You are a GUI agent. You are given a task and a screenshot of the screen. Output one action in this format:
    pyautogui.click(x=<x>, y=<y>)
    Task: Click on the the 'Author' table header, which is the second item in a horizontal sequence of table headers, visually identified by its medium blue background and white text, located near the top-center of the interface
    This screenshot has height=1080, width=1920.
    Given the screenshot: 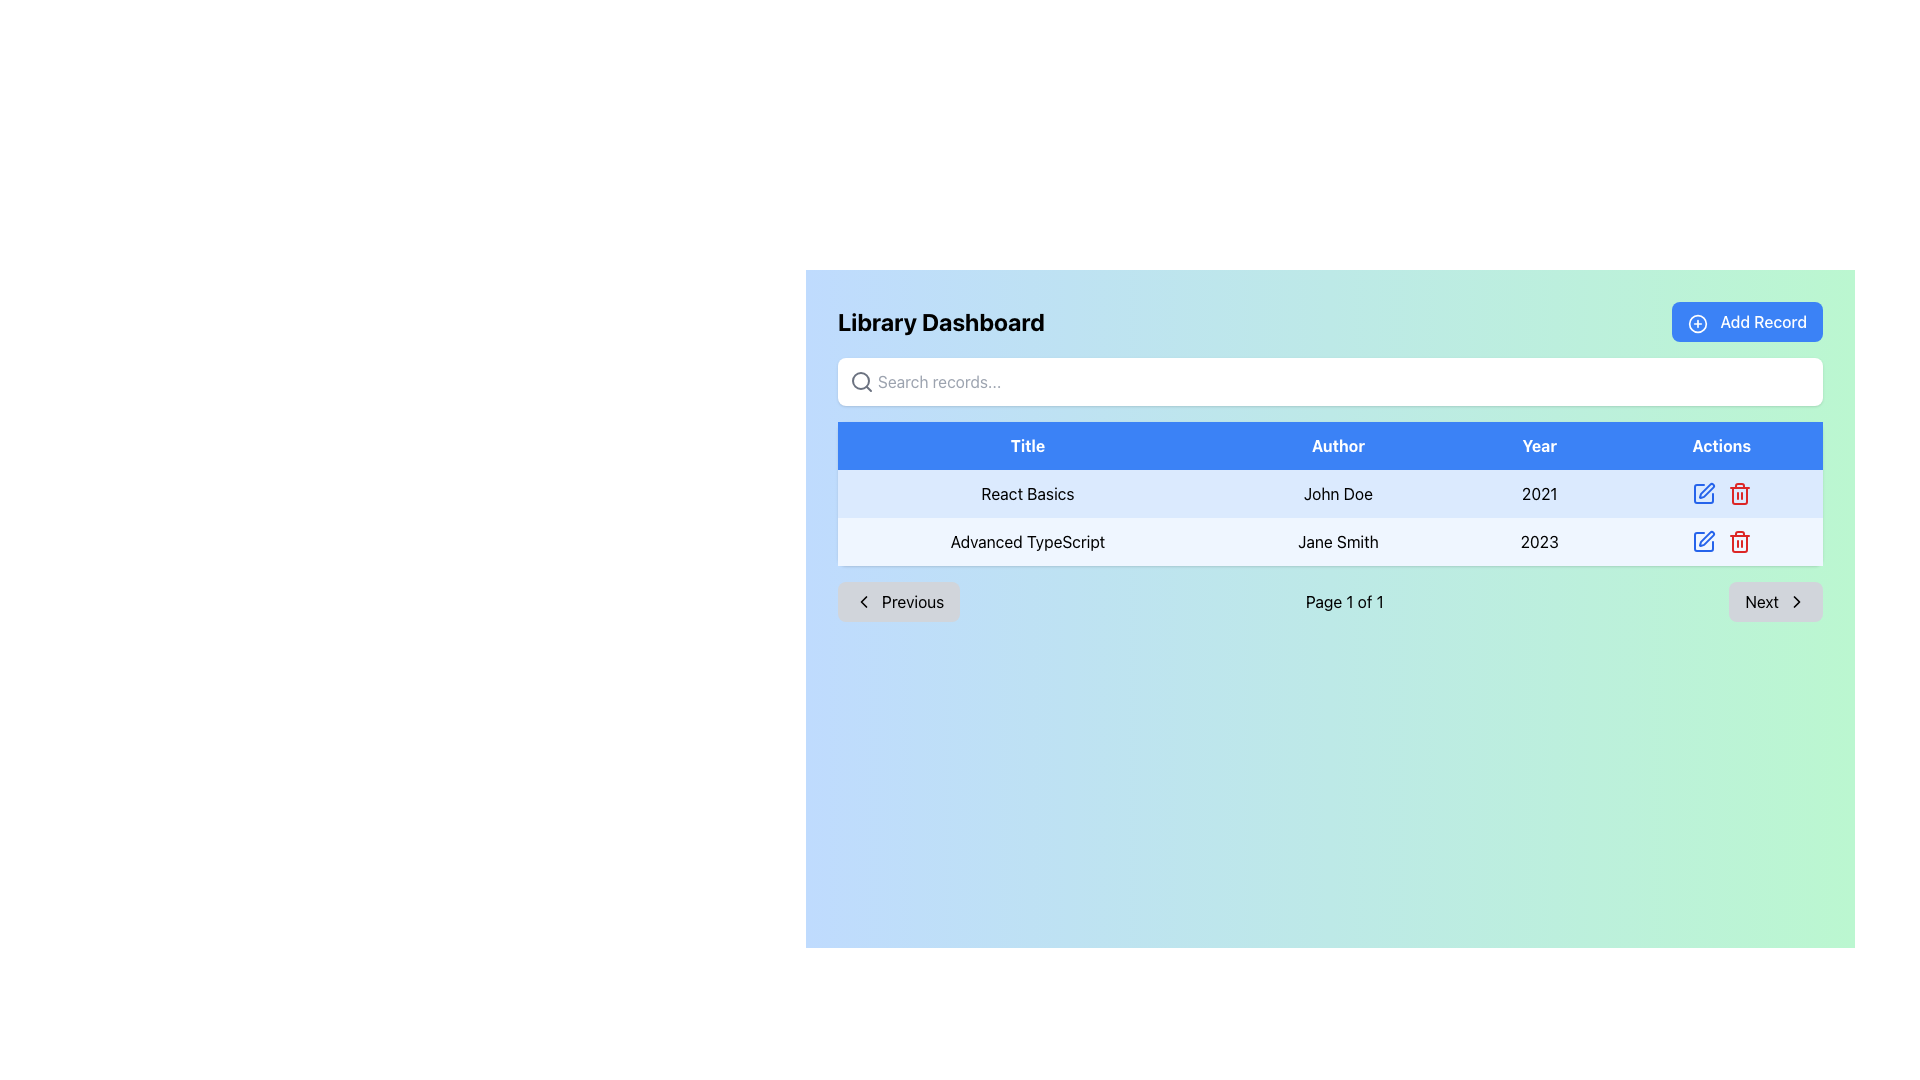 What is the action you would take?
    pyautogui.click(x=1338, y=445)
    